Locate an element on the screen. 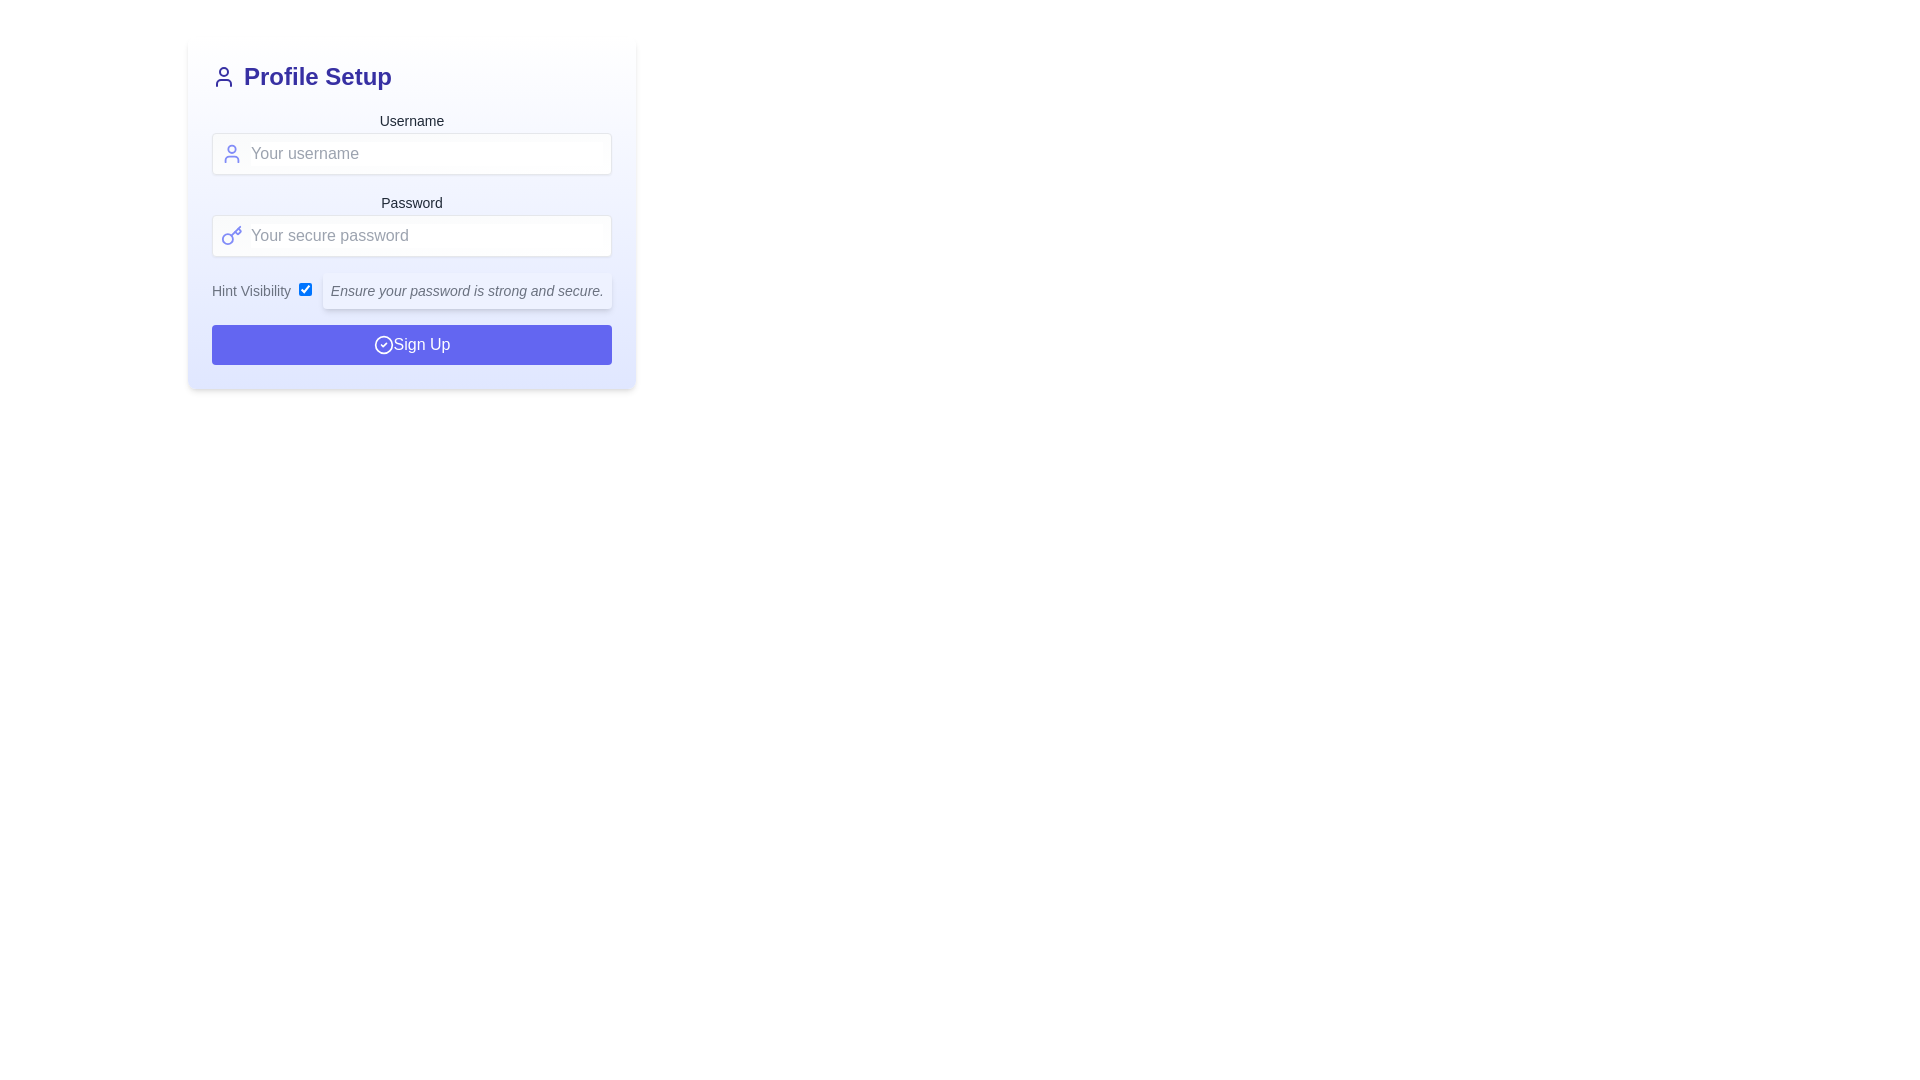 The width and height of the screenshot is (1920, 1080). the label that provides context for the password input field, which is located at the top-center of the profile setup form, directly above the input field with the placeholder 'Your secure password' is located at coordinates (411, 203).